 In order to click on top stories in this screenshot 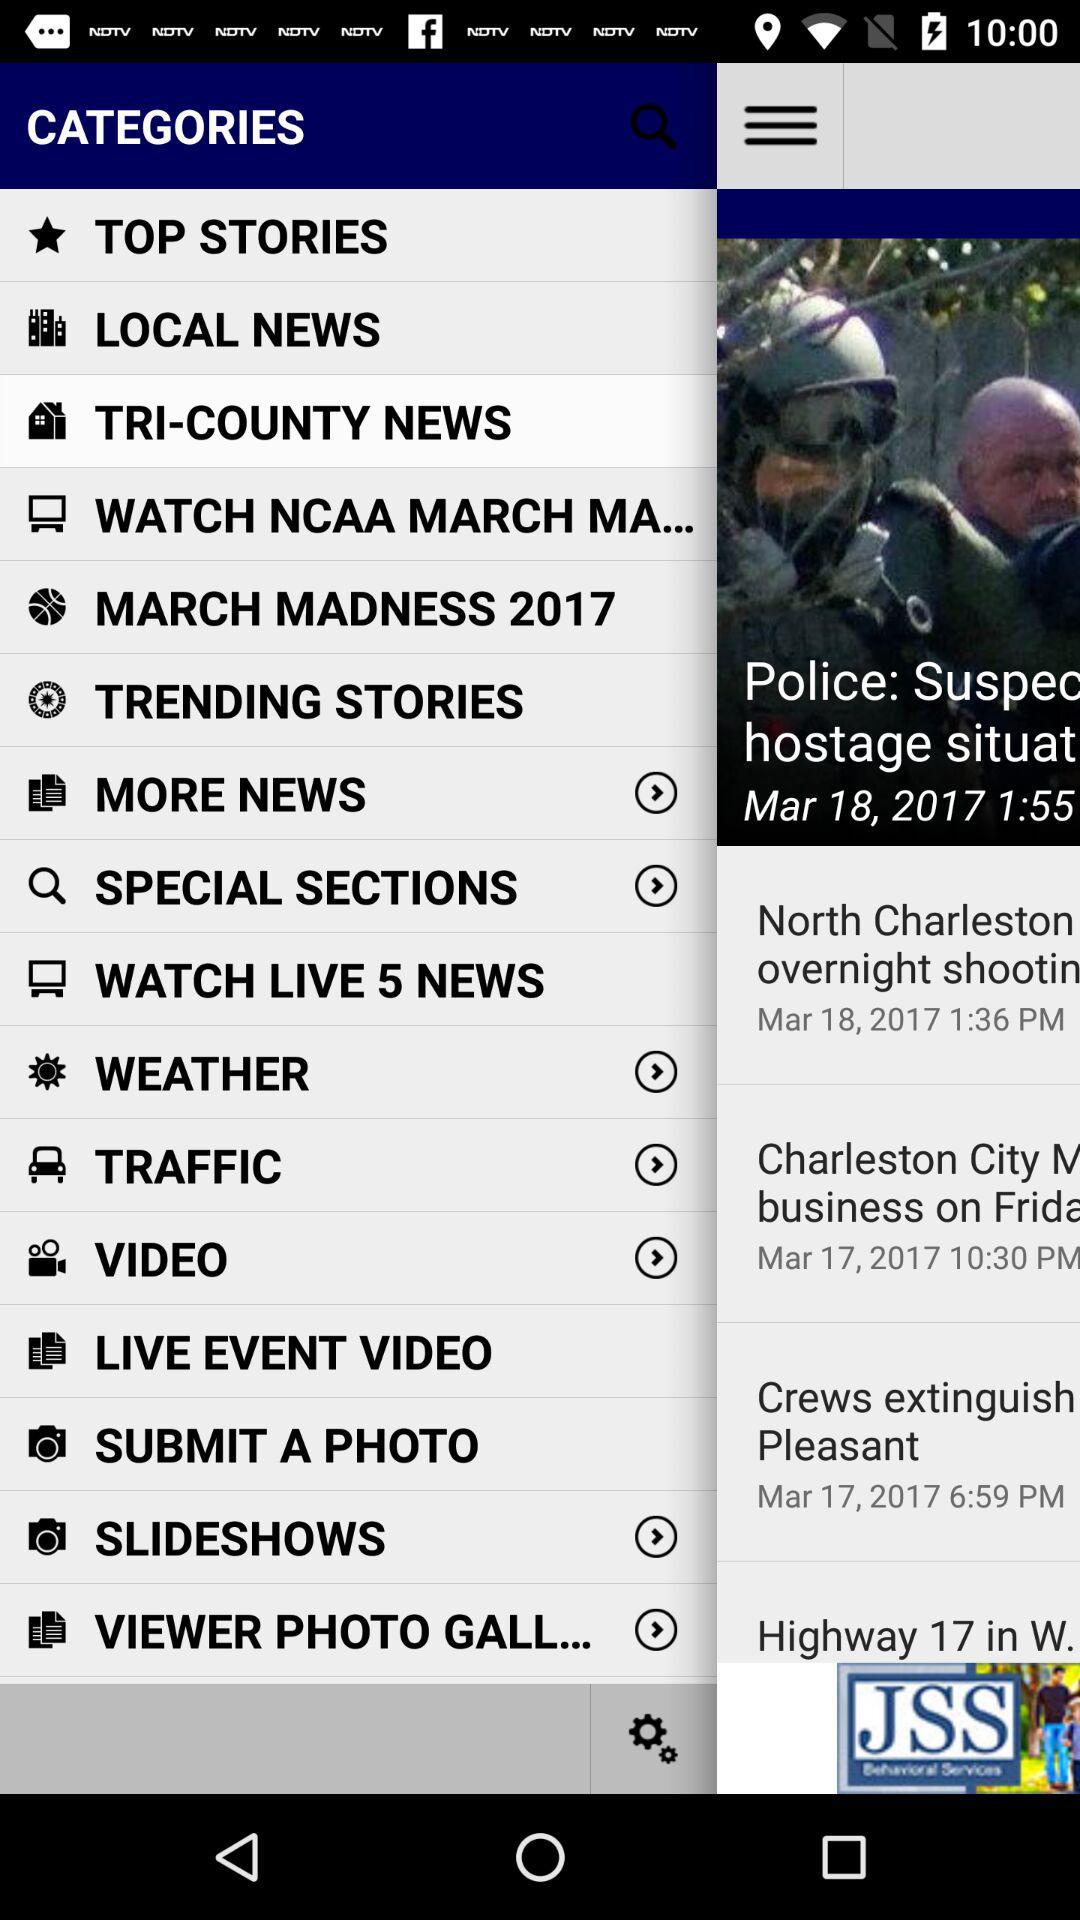, I will do `click(240, 235)`.